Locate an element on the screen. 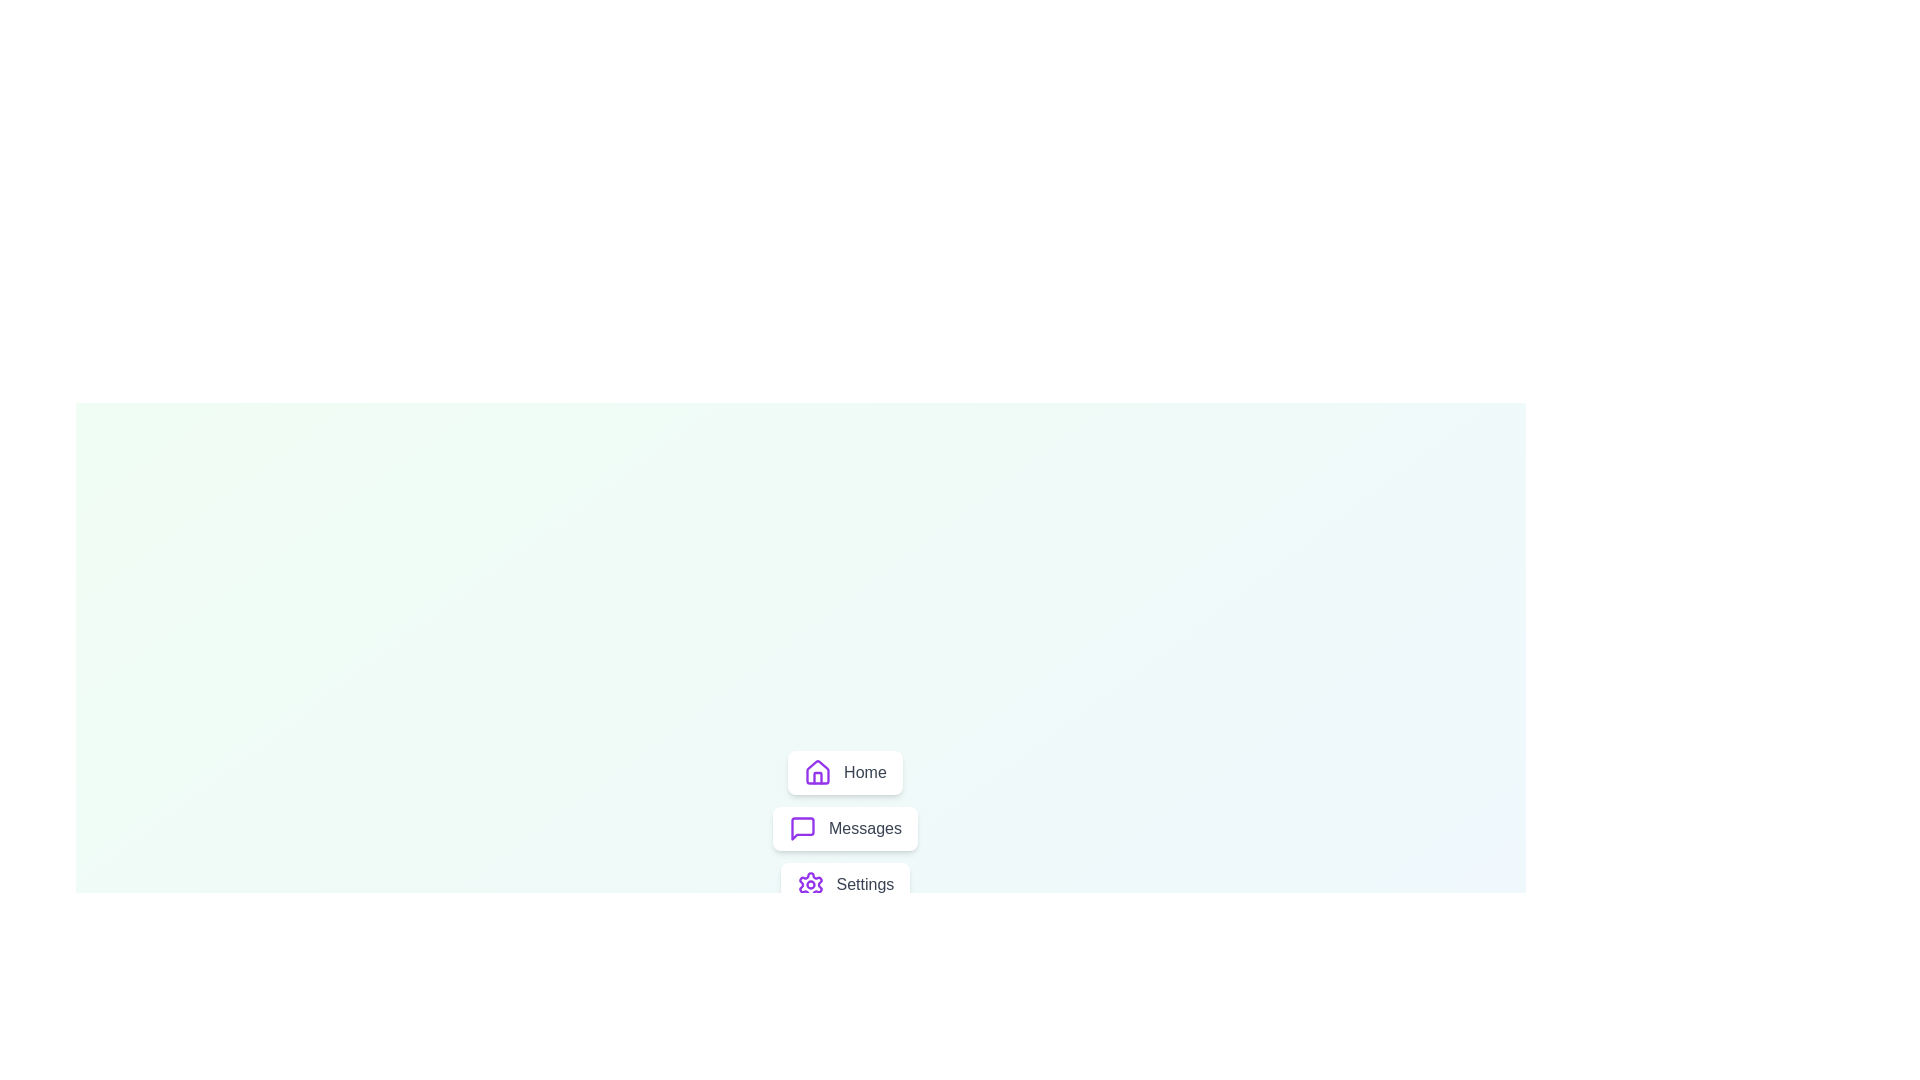  the menu item Home from the menu is located at coordinates (844, 771).